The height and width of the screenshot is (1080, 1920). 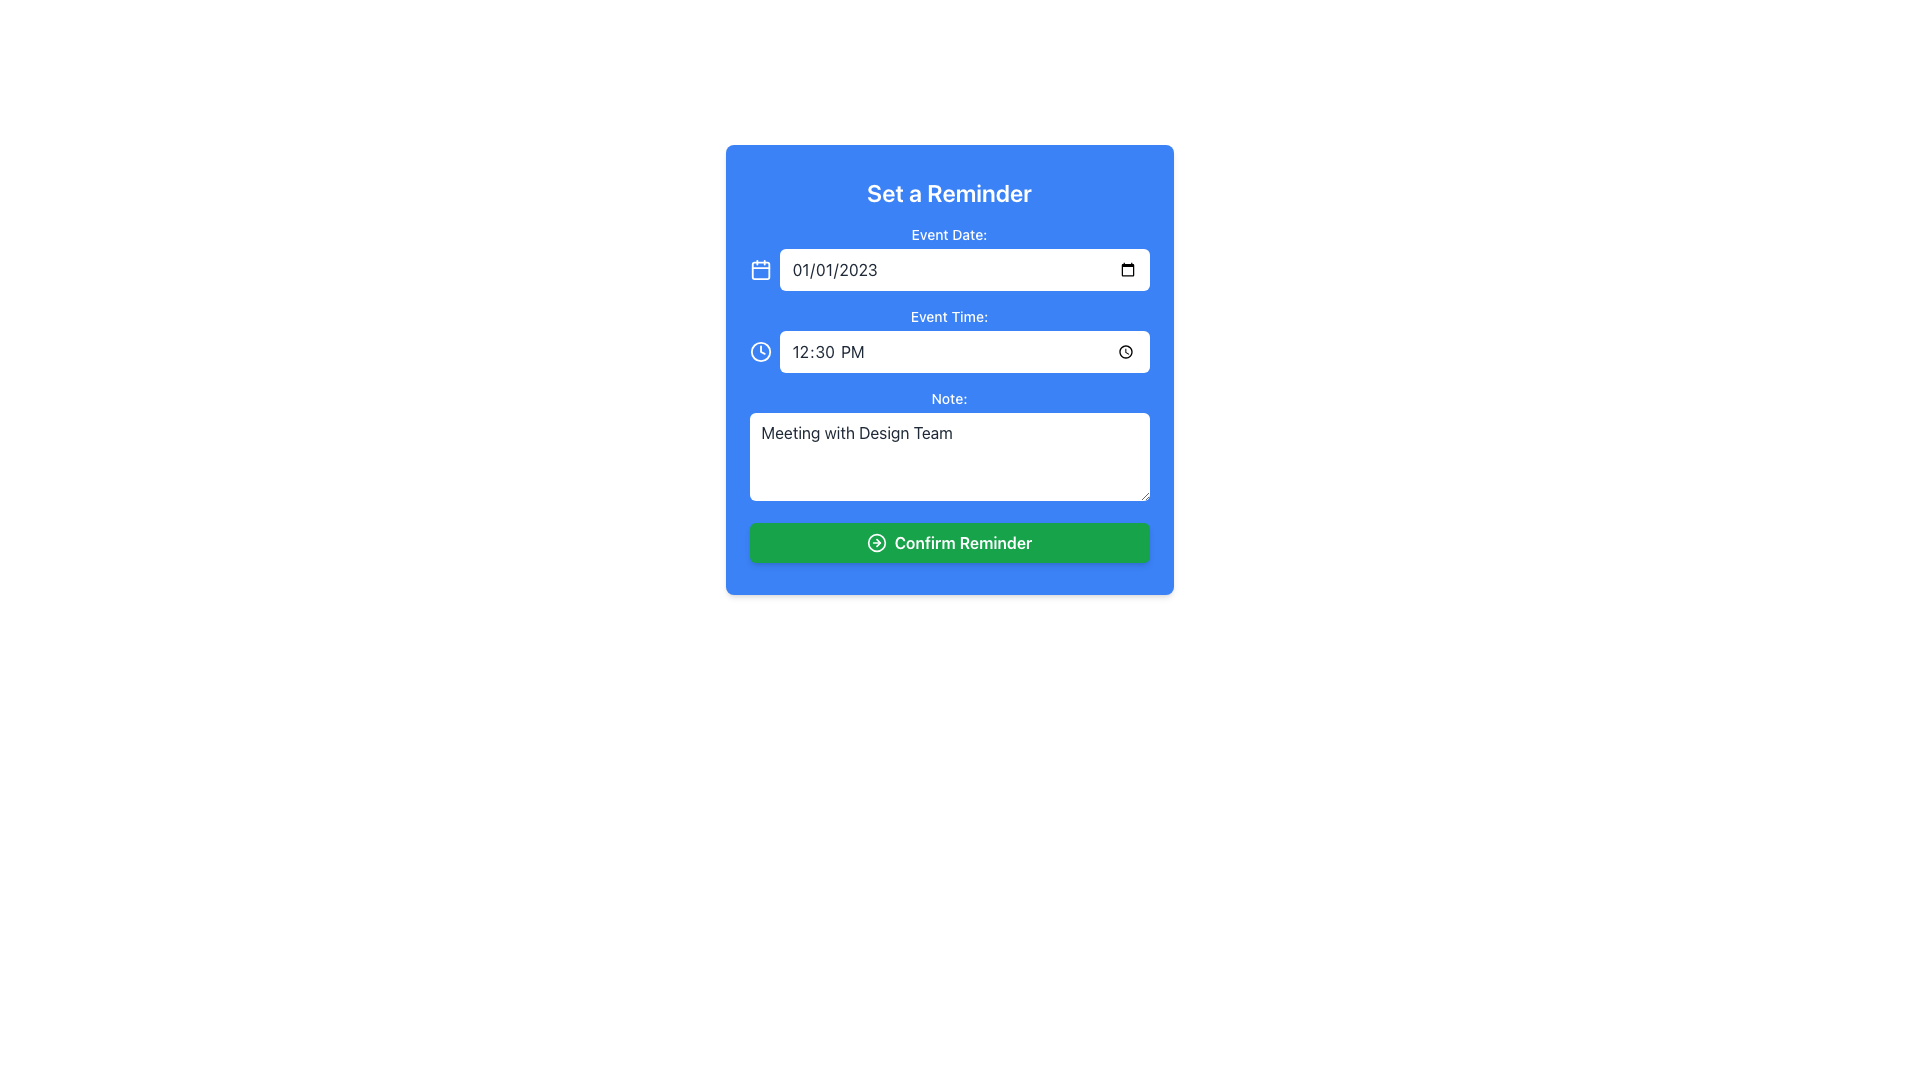 I want to click on the icon located on the left side of the 'Confirm Reminder' button at the bottom of the card-like component, so click(x=876, y=543).